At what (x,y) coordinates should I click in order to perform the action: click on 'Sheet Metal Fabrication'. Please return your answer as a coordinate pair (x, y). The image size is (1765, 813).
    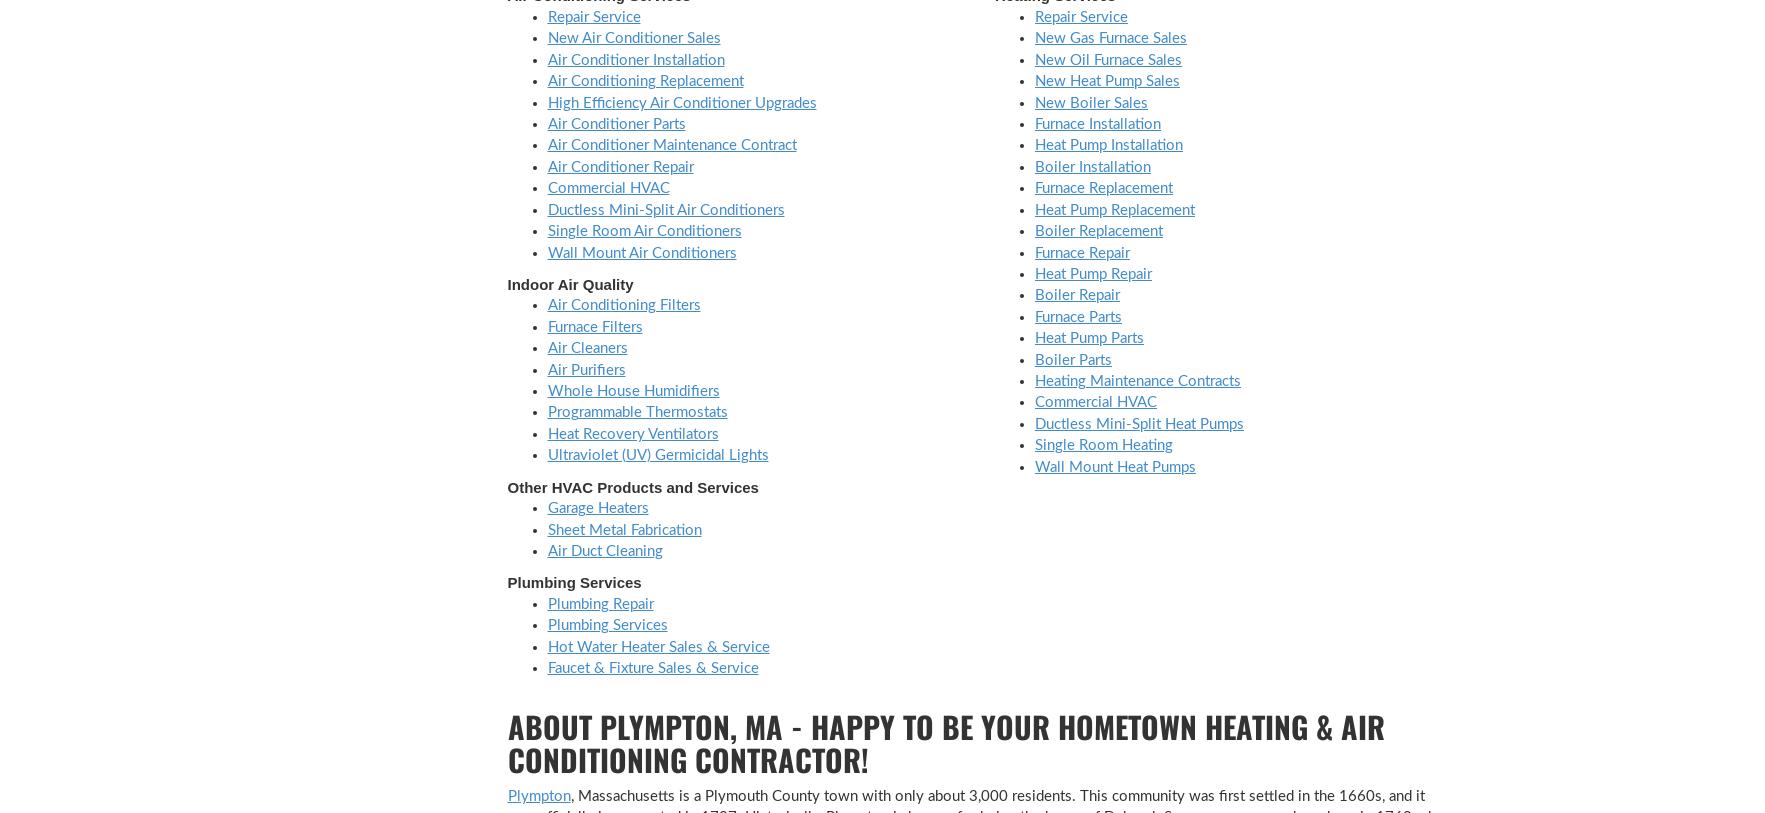
    Looking at the image, I should click on (622, 529).